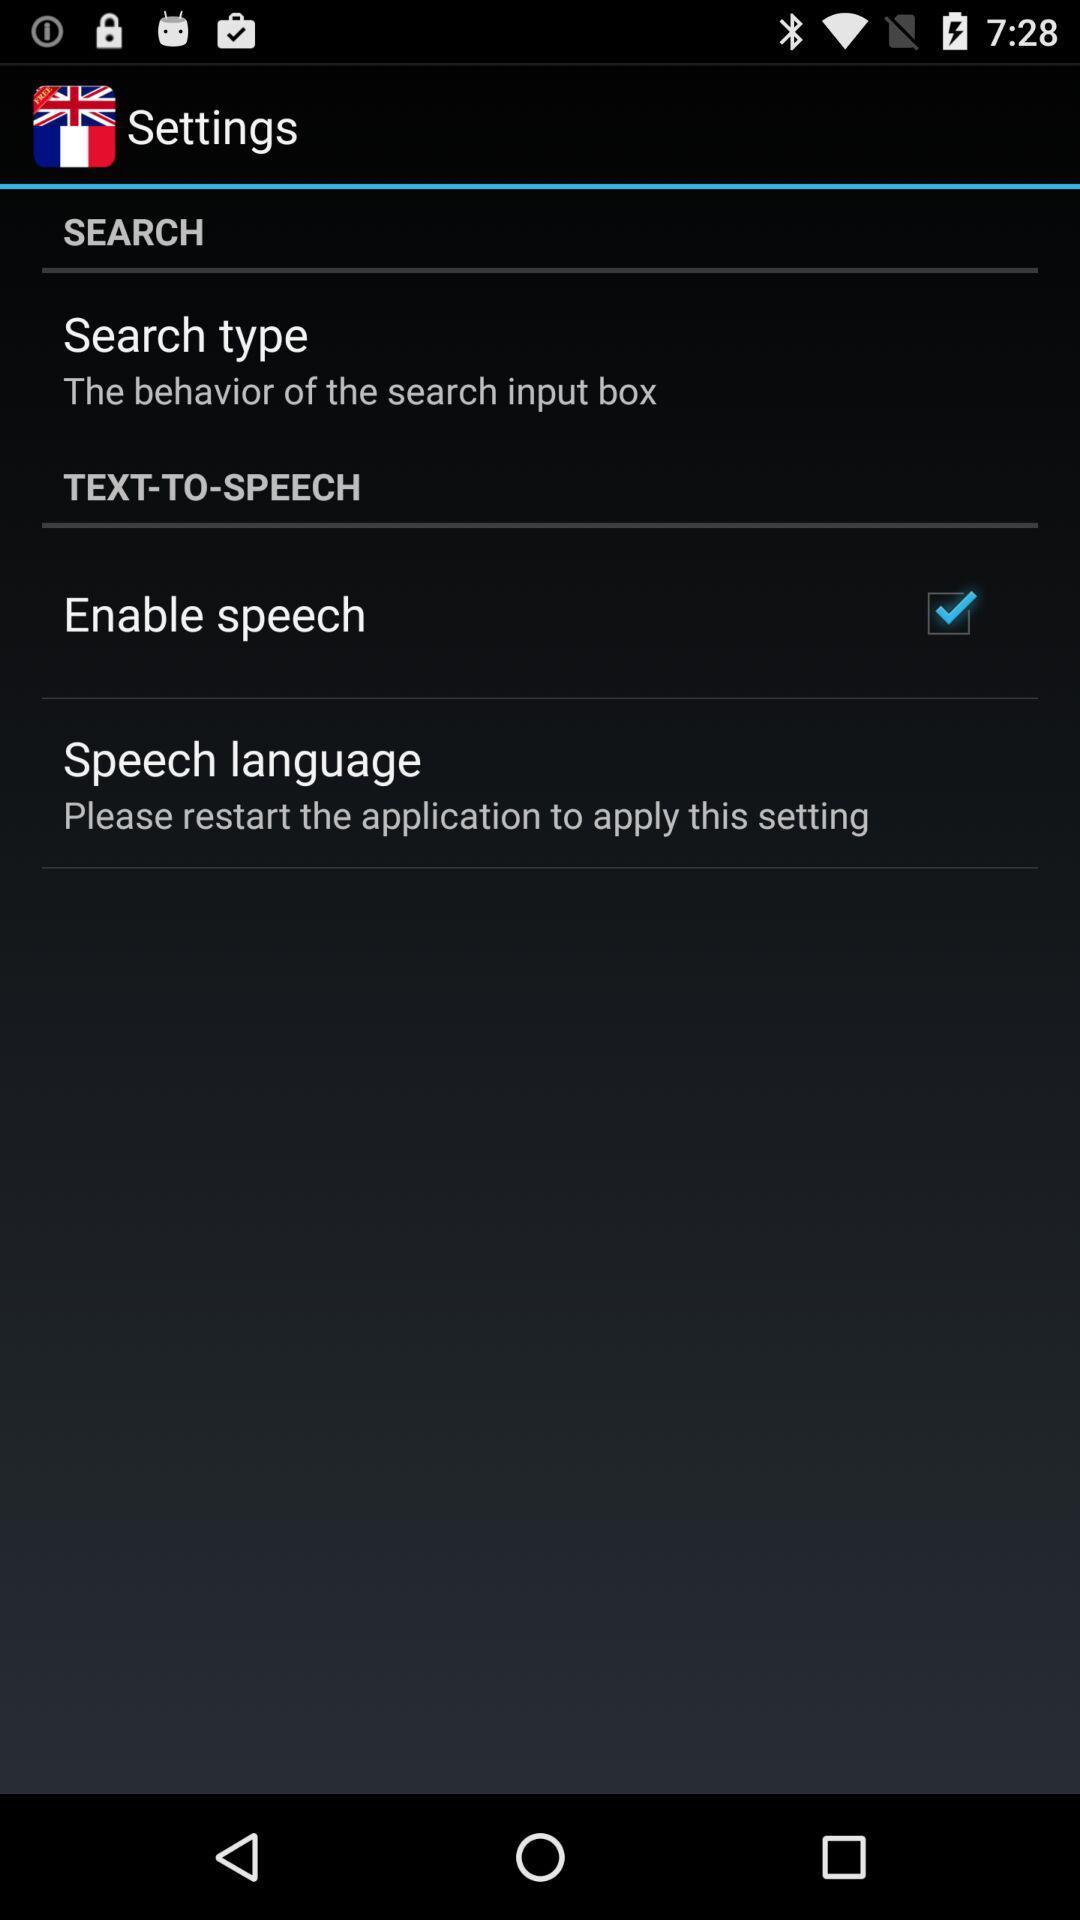  What do you see at coordinates (540, 485) in the screenshot?
I see `the text-to-speech` at bounding box center [540, 485].